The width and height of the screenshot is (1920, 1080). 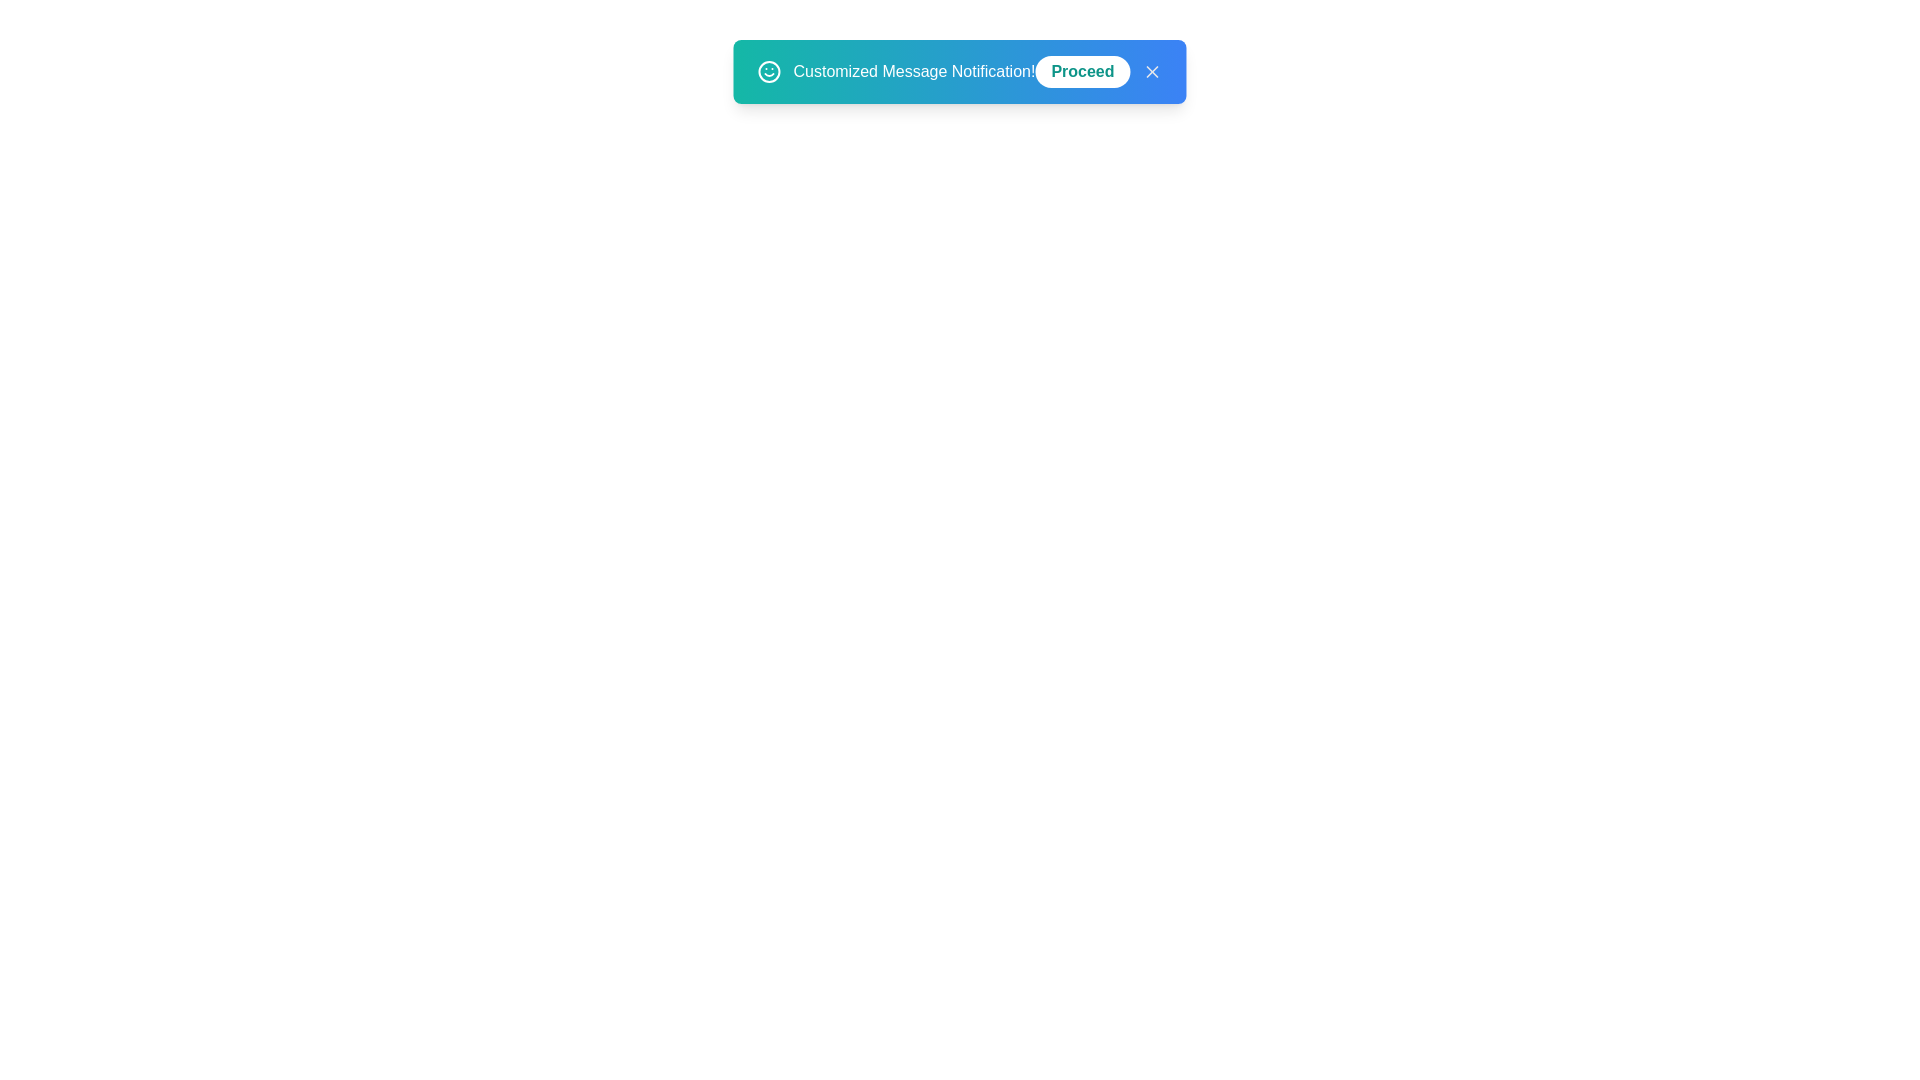 What do you see at coordinates (912, 71) in the screenshot?
I see `the text to select it` at bounding box center [912, 71].